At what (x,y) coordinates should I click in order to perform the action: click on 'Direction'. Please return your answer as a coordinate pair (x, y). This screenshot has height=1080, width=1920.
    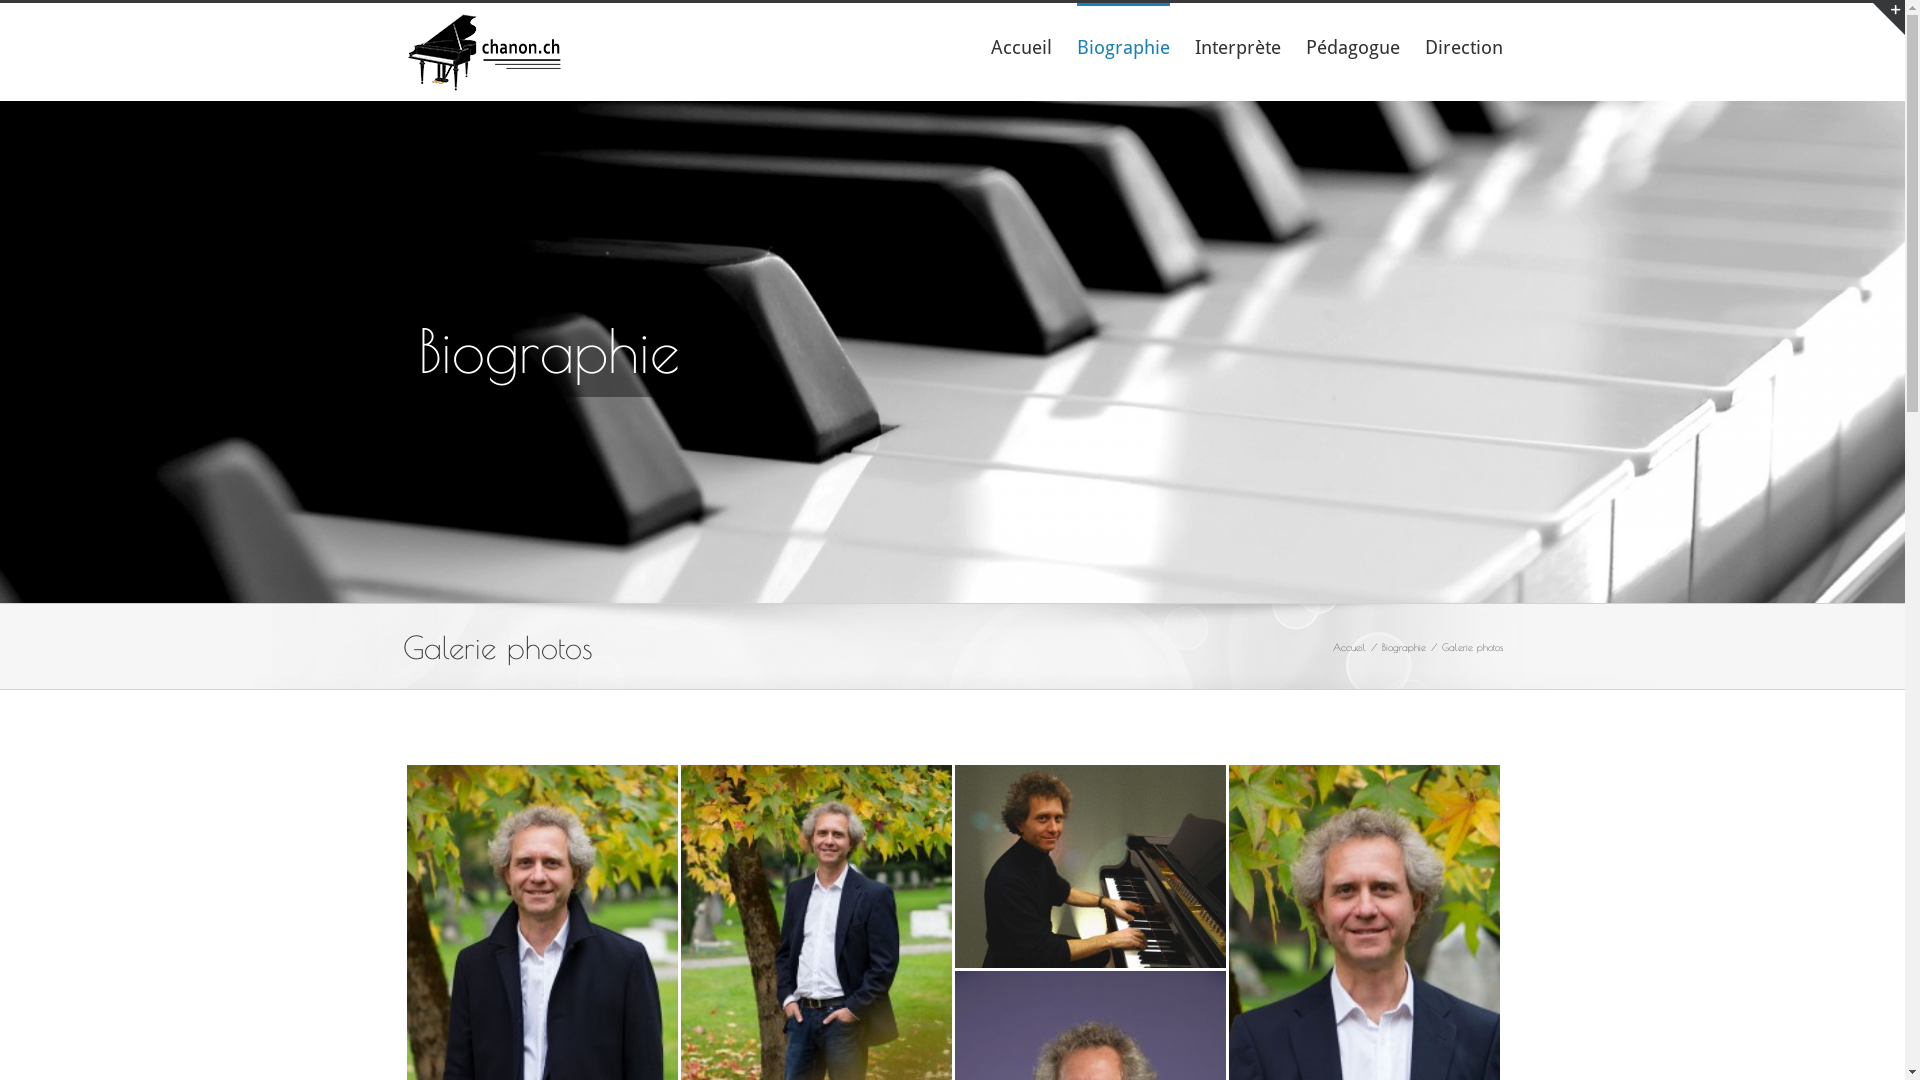
    Looking at the image, I should click on (1463, 45).